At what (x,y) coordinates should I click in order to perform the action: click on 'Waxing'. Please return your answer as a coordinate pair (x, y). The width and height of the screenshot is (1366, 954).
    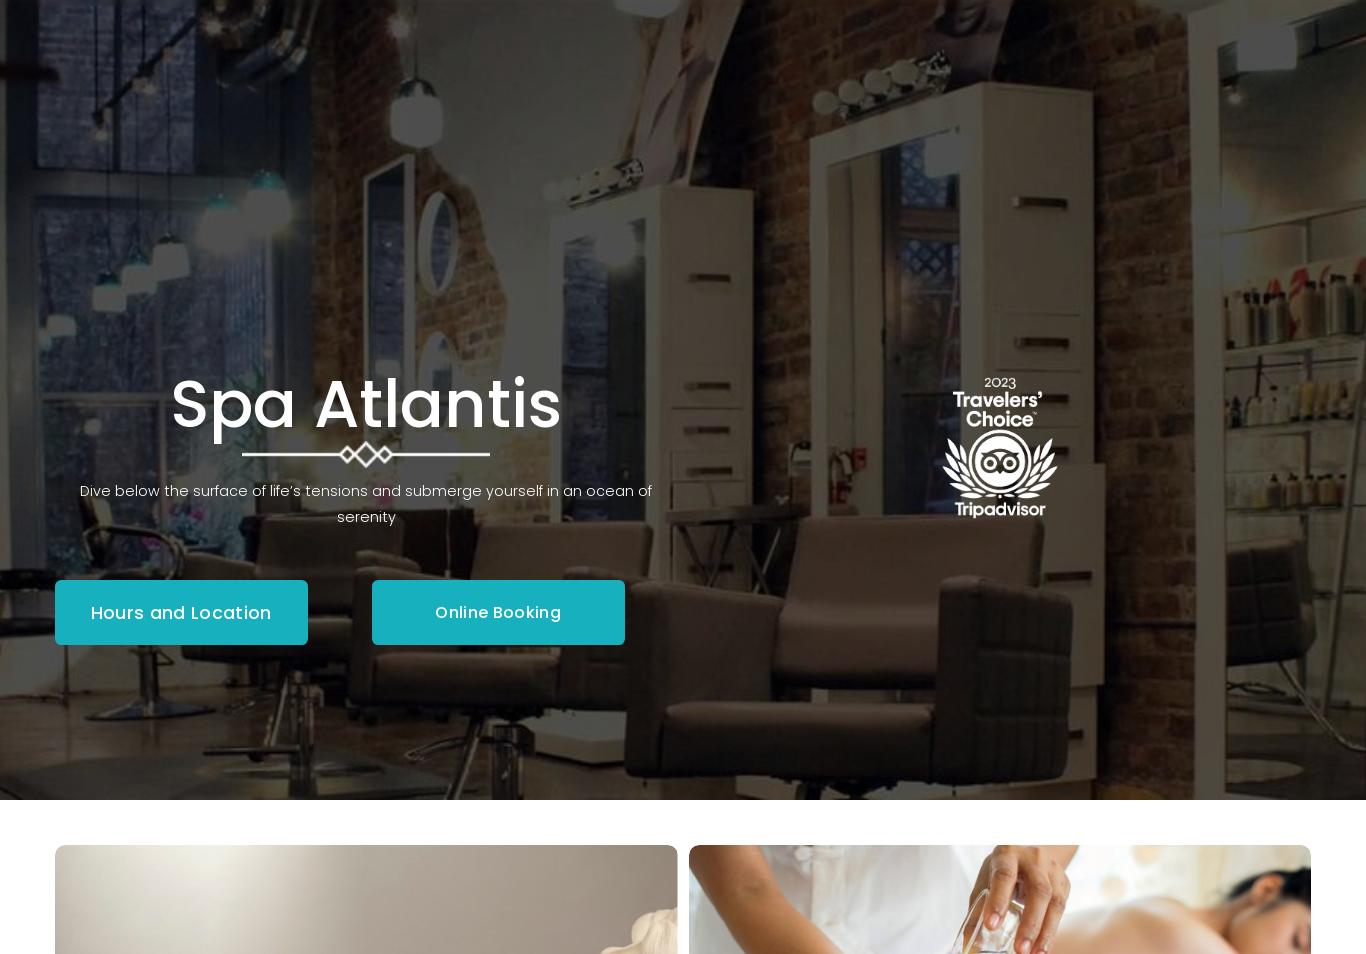
    Looking at the image, I should click on (620, 286).